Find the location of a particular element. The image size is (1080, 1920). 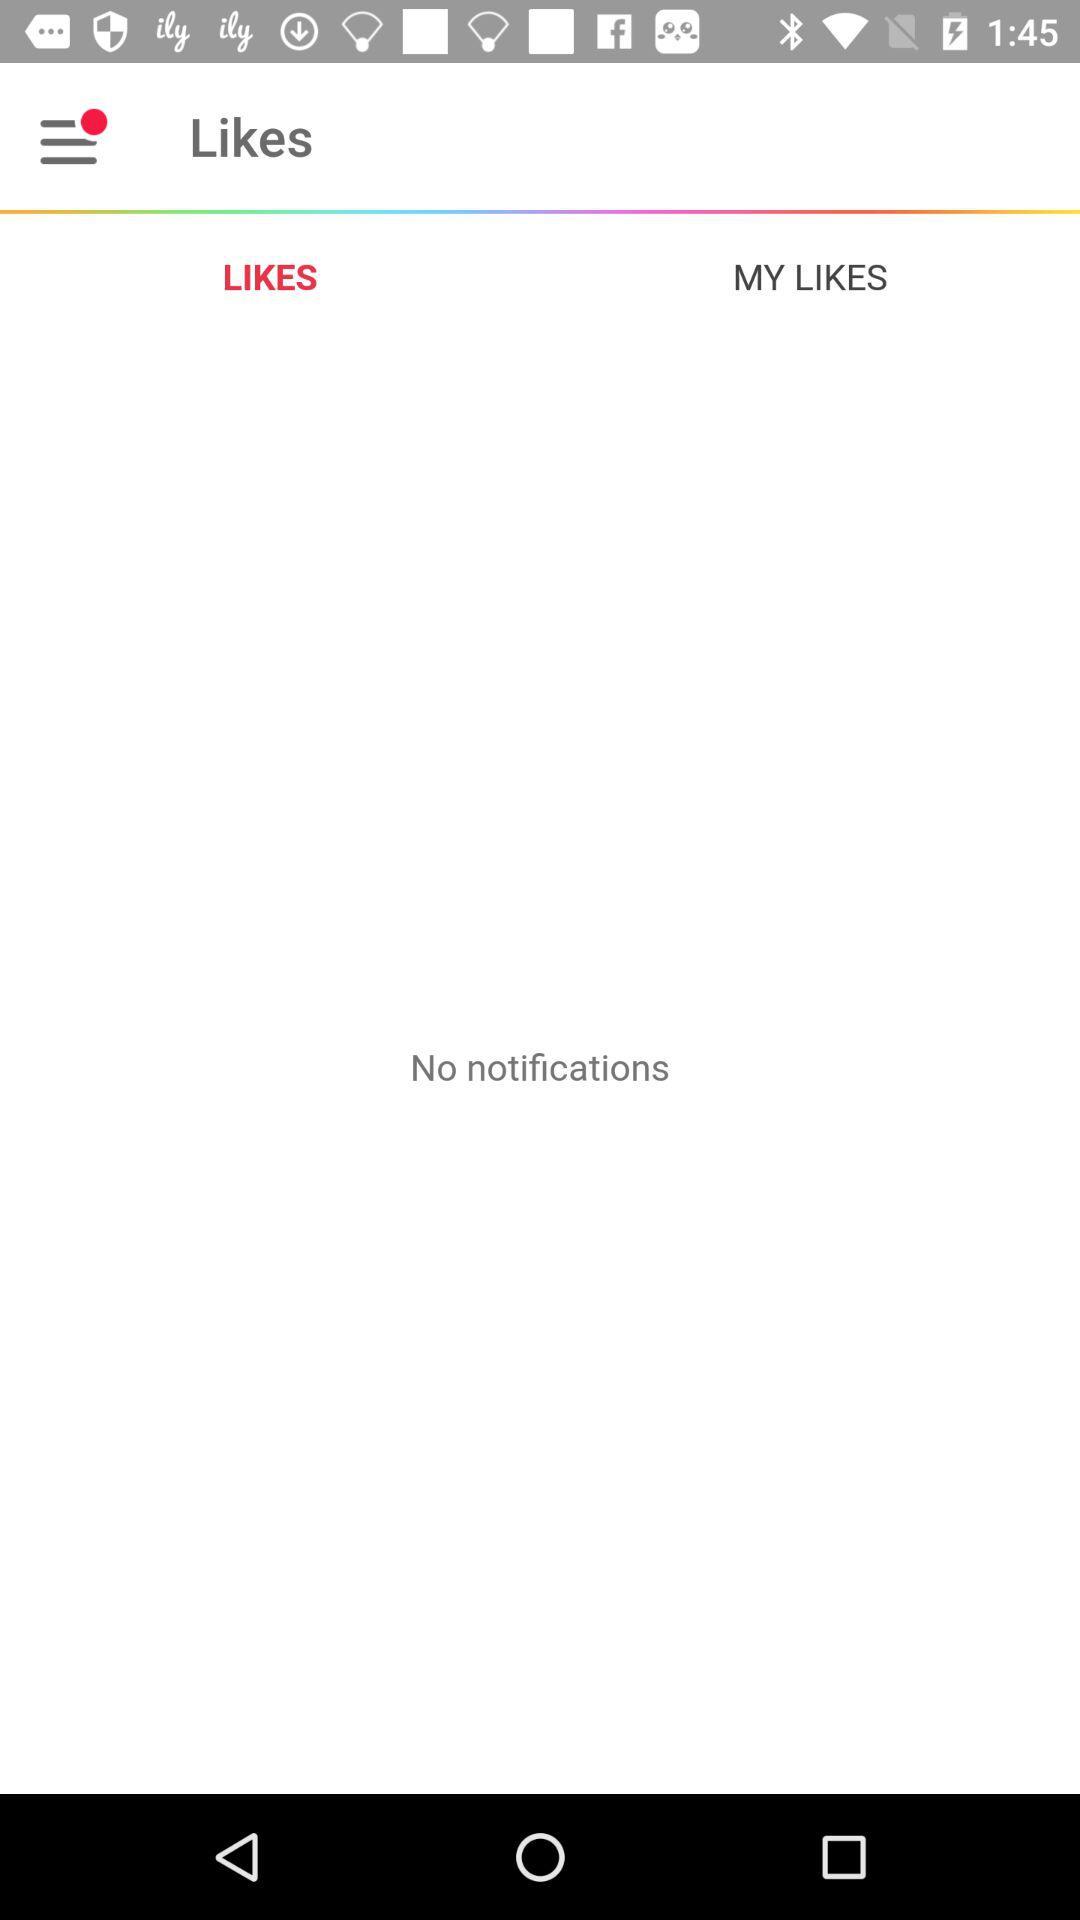

the item next to likes is located at coordinates (810, 275).